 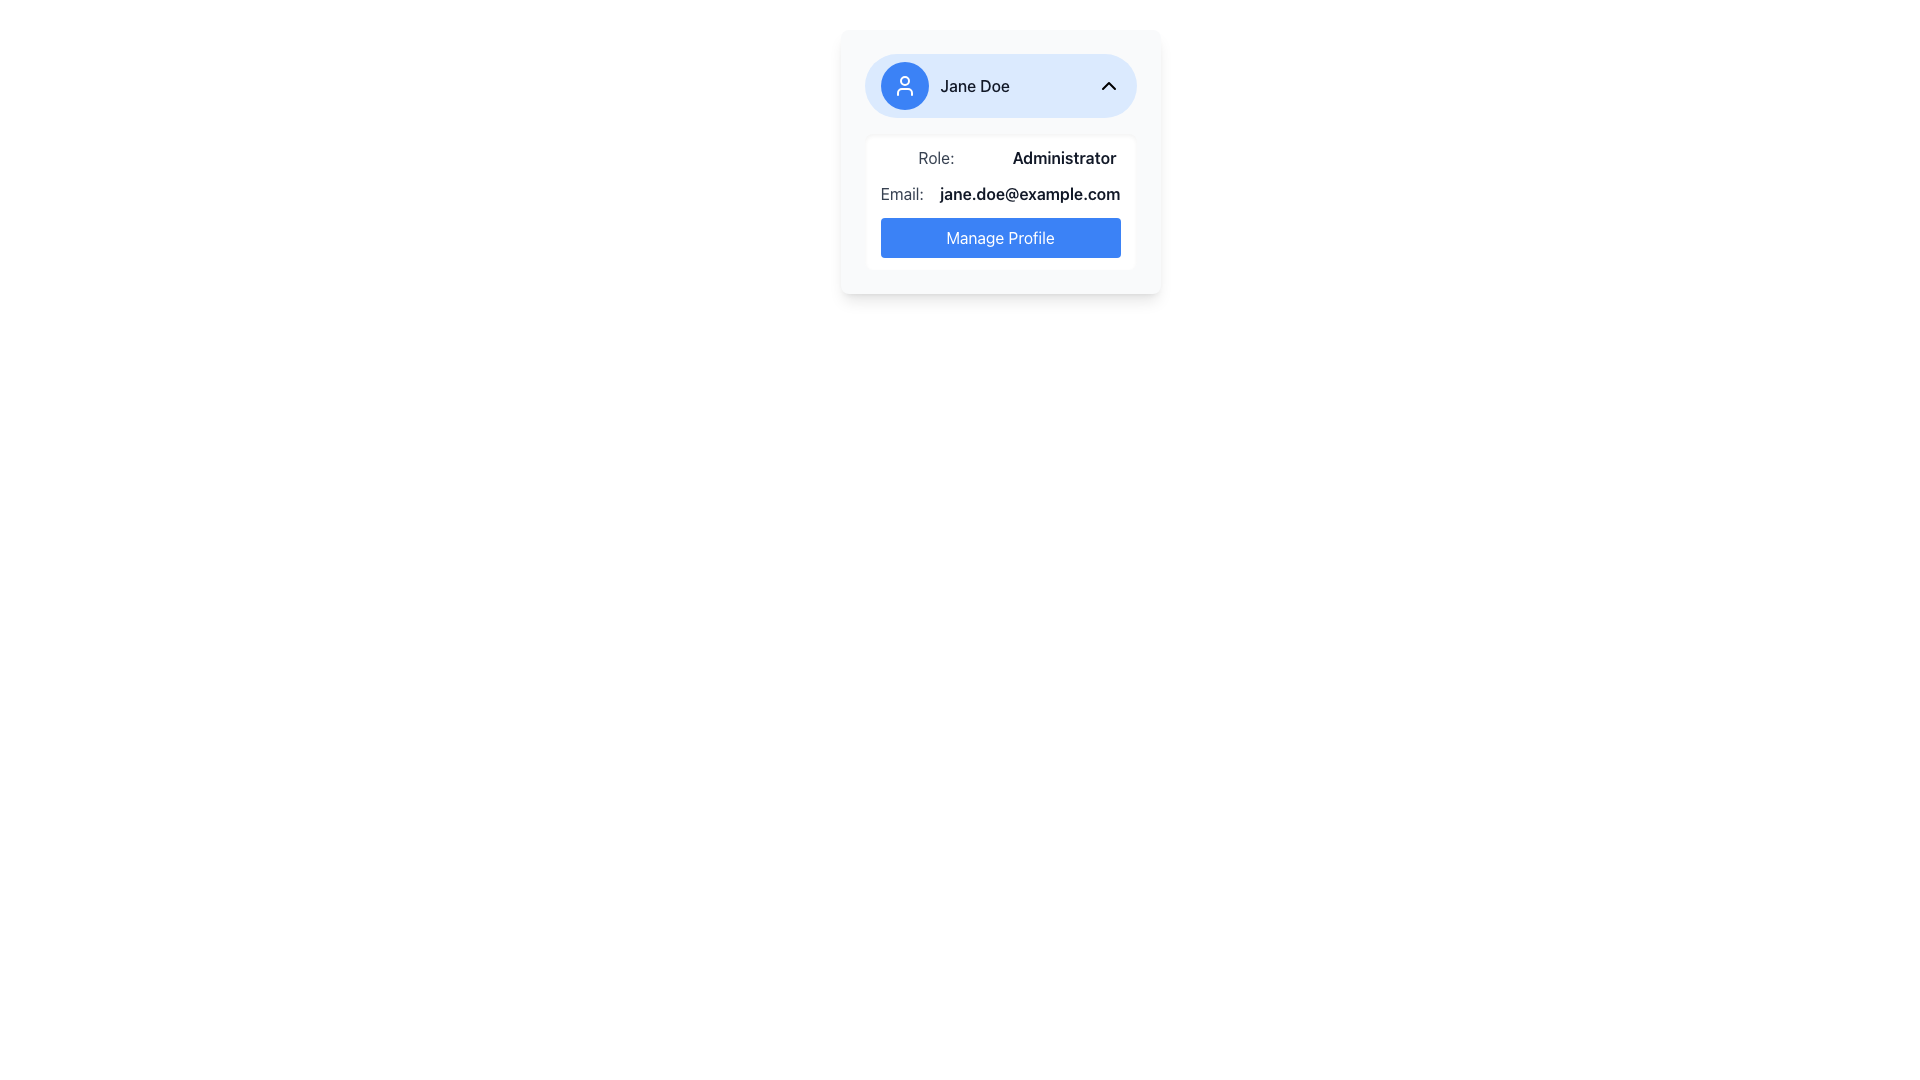 What do you see at coordinates (944, 84) in the screenshot?
I see `the user name text label in the profile summary, which is positioned immediately to the right of the circular user icon` at bounding box center [944, 84].